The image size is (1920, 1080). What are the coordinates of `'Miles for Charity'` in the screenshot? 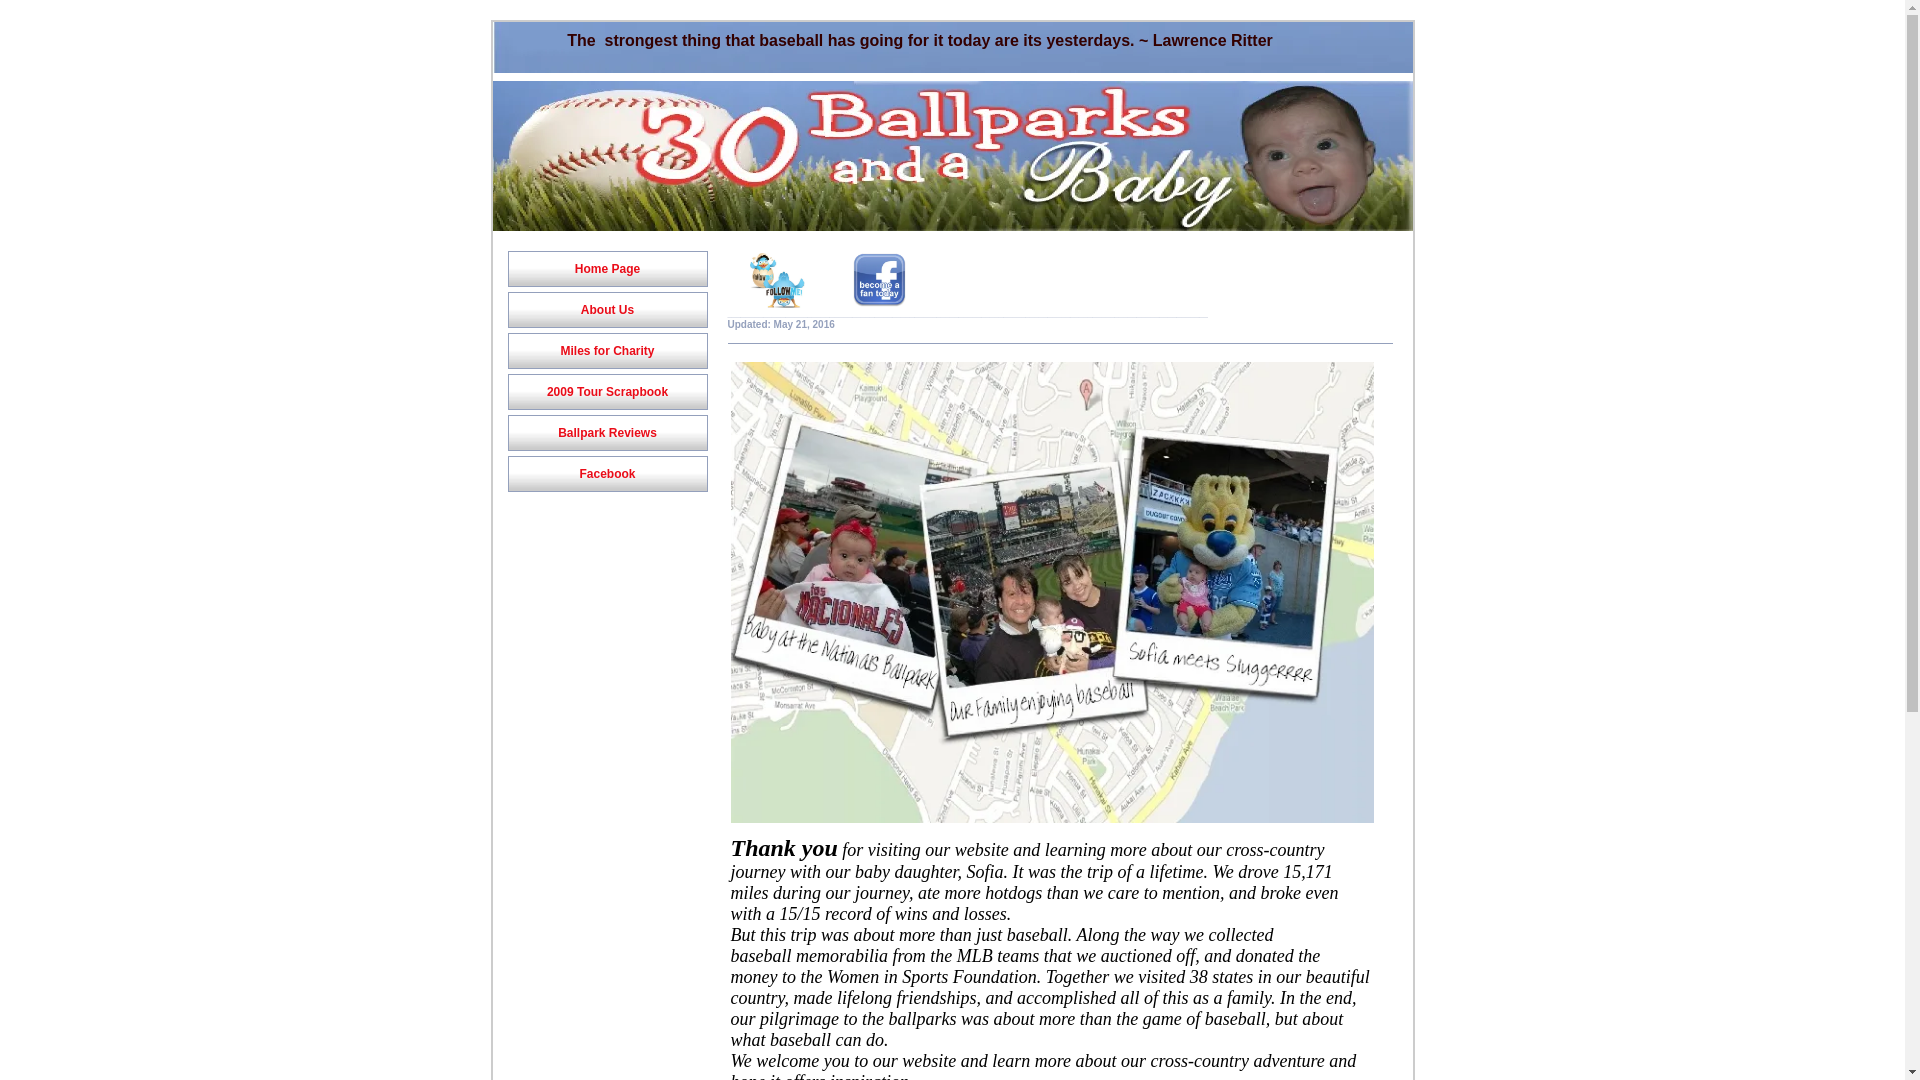 It's located at (605, 350).